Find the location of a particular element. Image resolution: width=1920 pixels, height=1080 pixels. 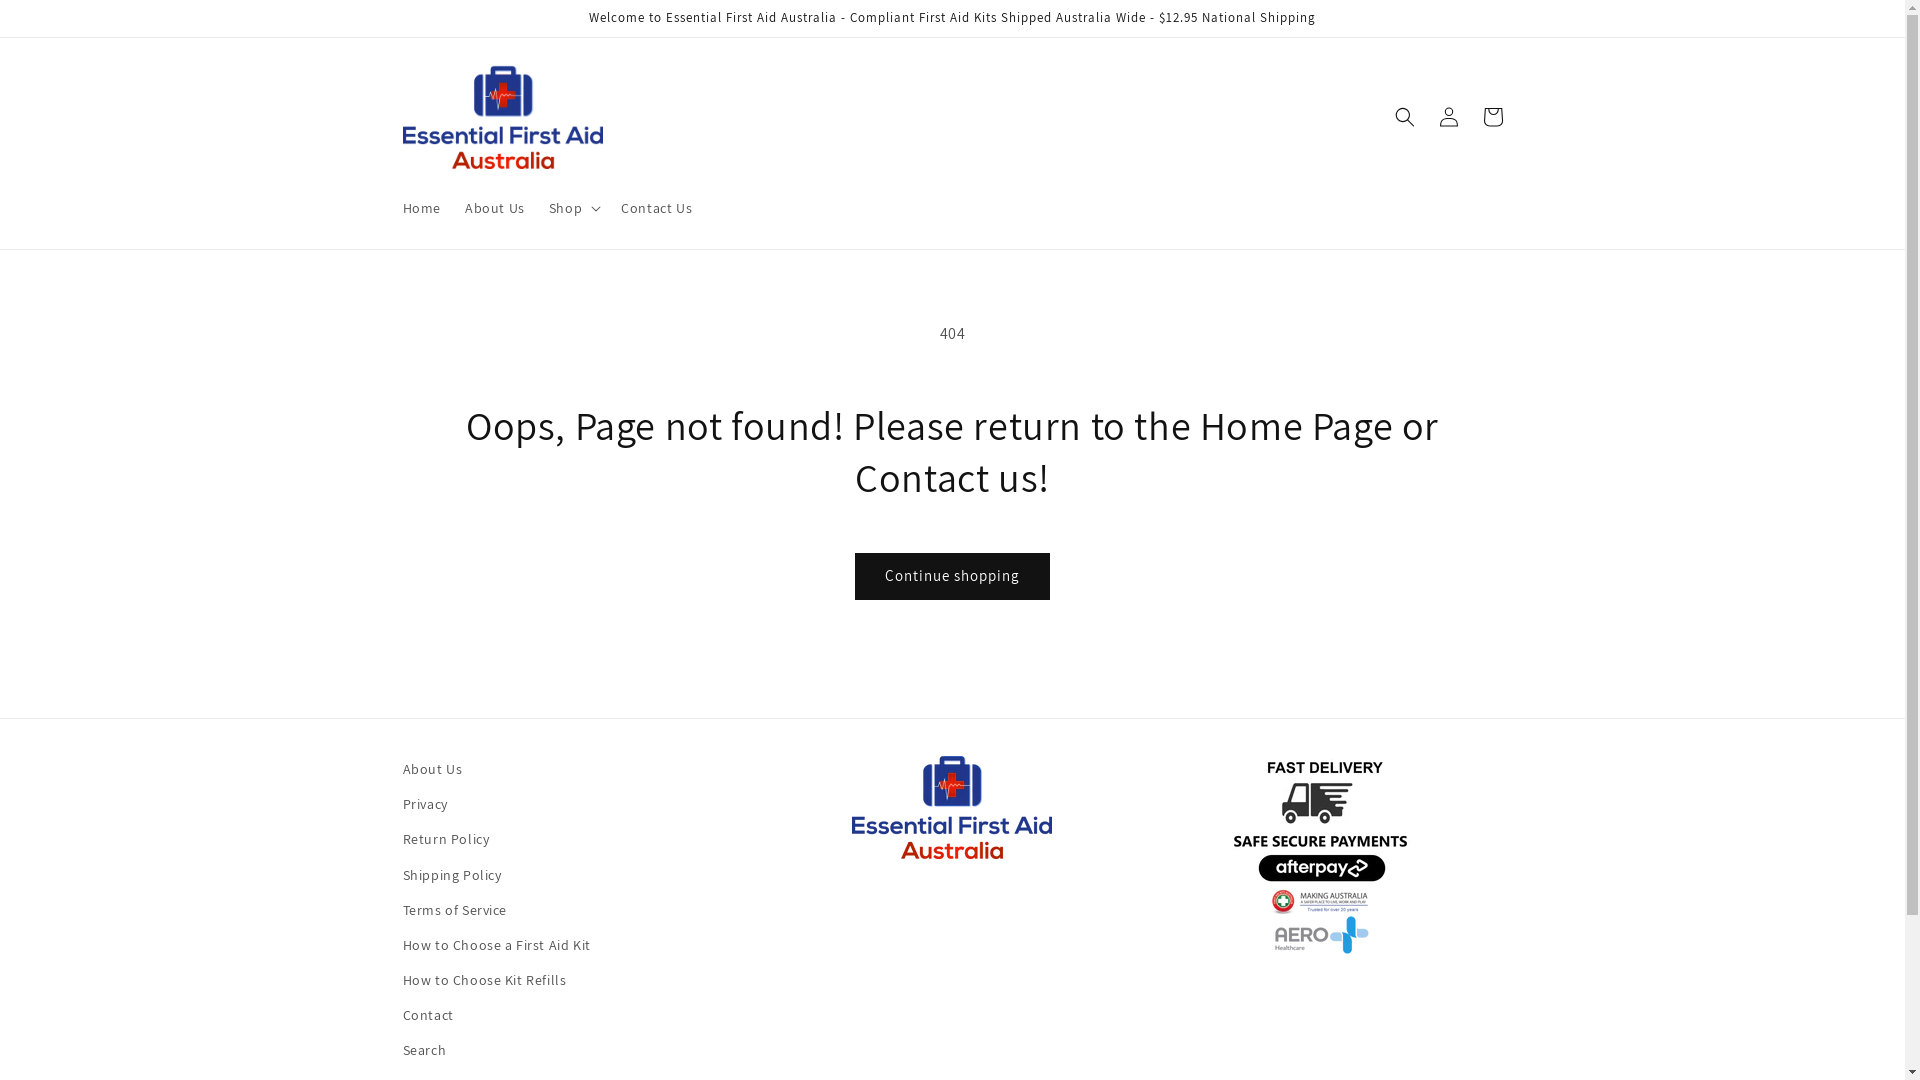

'About Us' is located at coordinates (431, 770).